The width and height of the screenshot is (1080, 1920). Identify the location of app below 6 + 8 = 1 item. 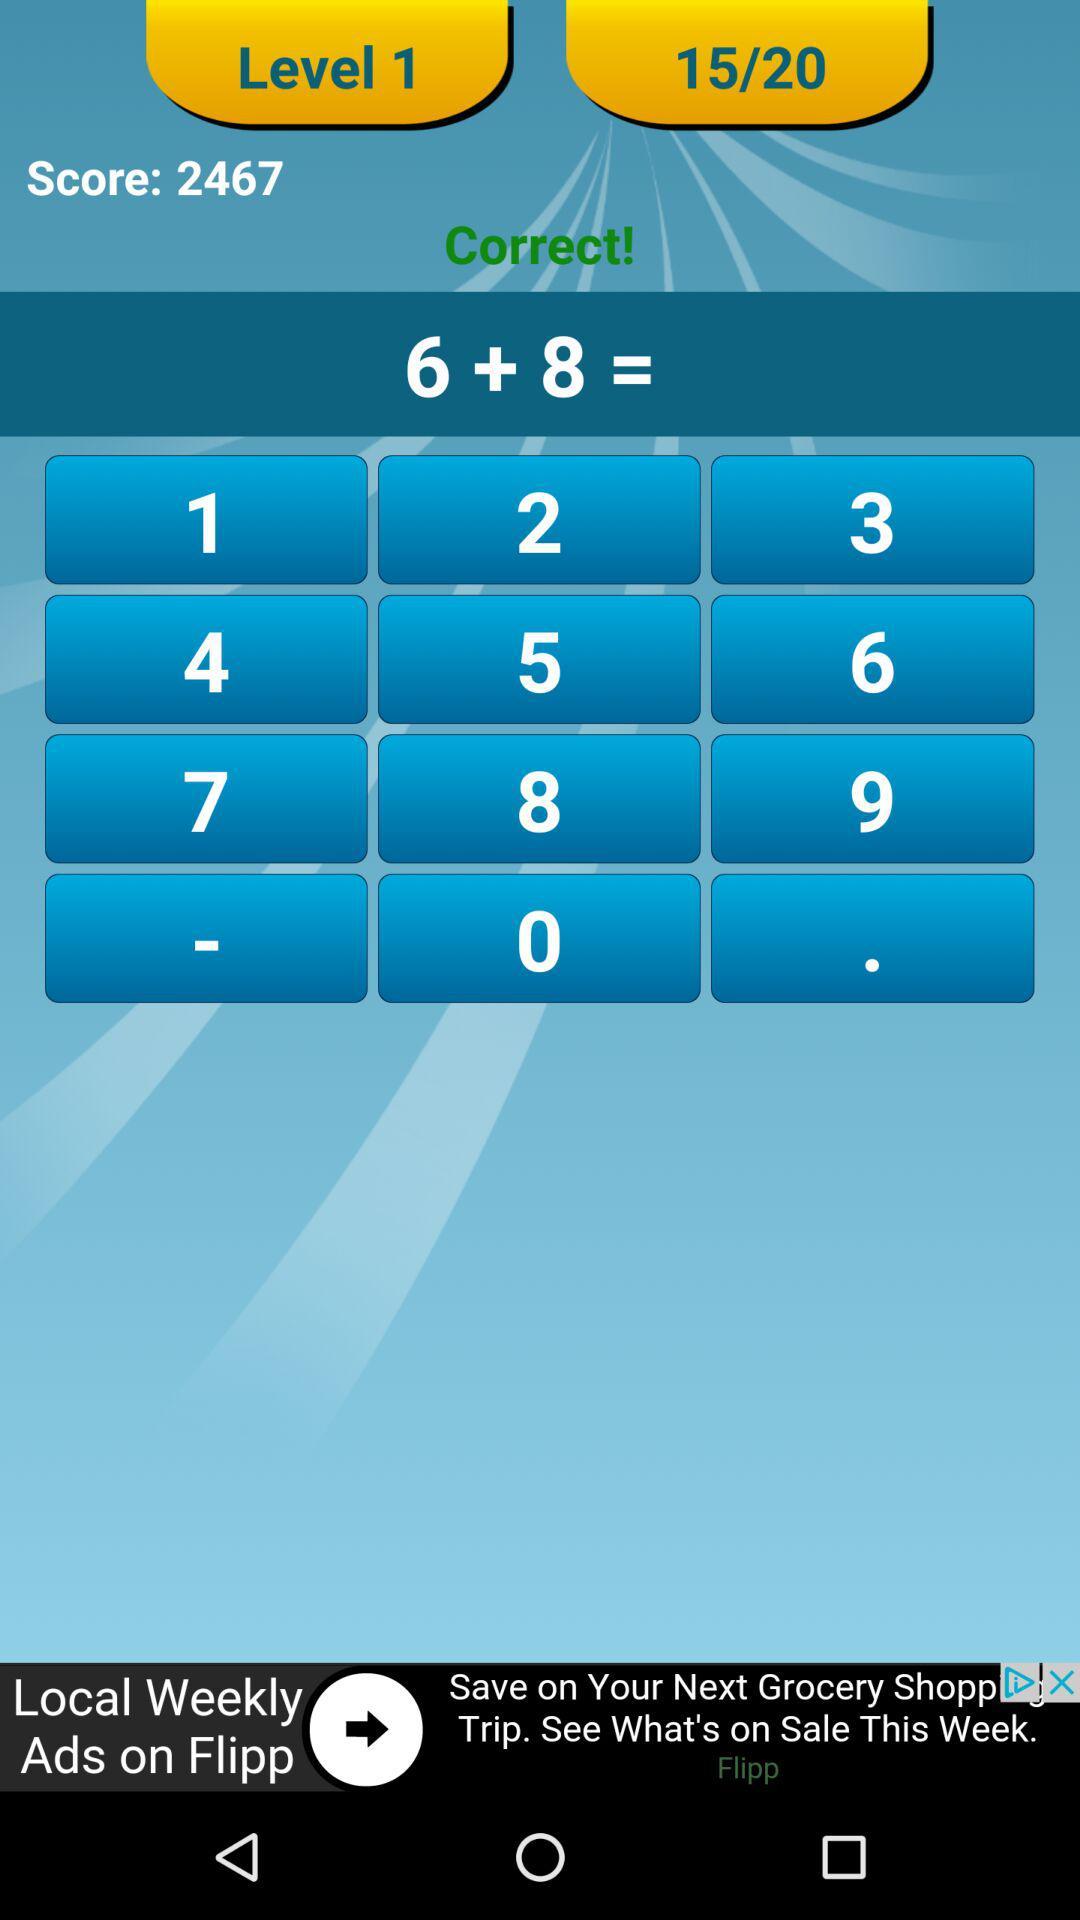
(871, 519).